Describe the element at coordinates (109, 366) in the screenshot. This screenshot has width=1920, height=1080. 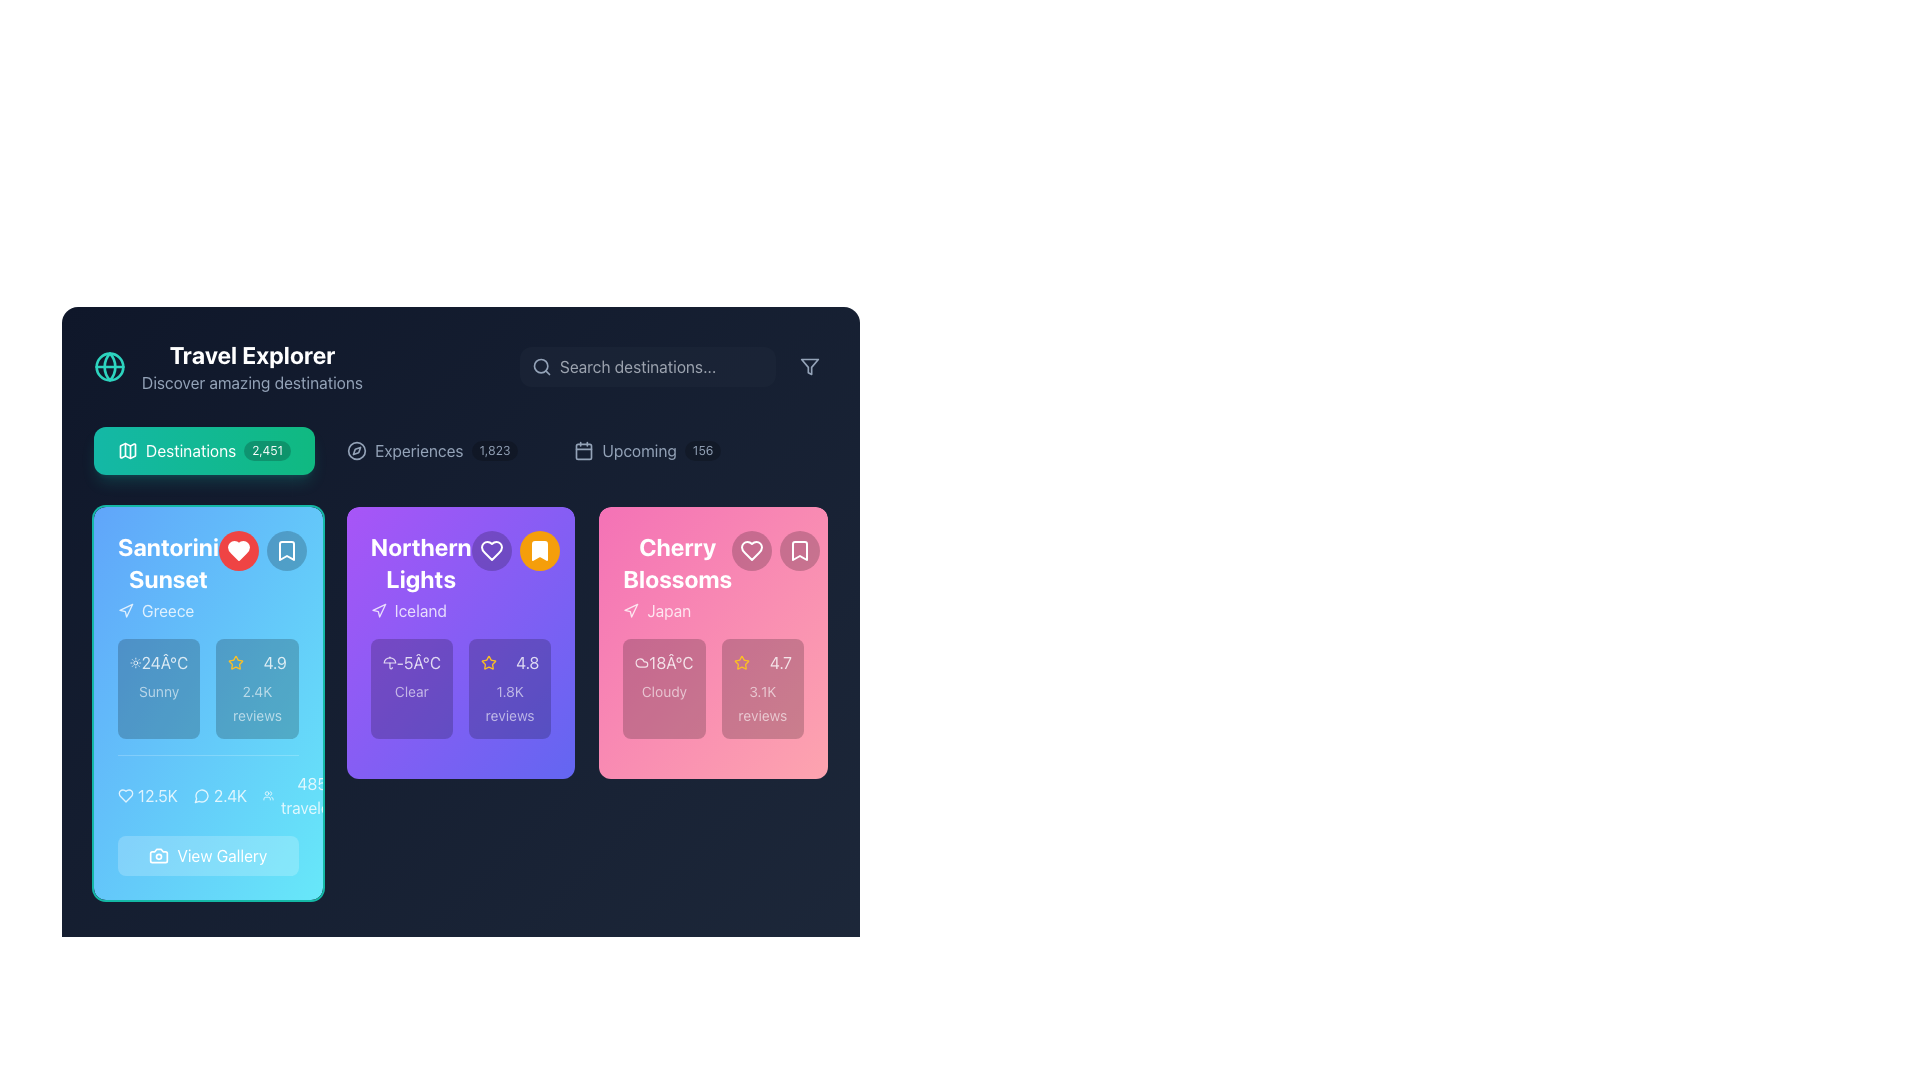
I see `the teal globe icon with minimalist line art style located to the left of the 'Travel Explorer' title` at that location.